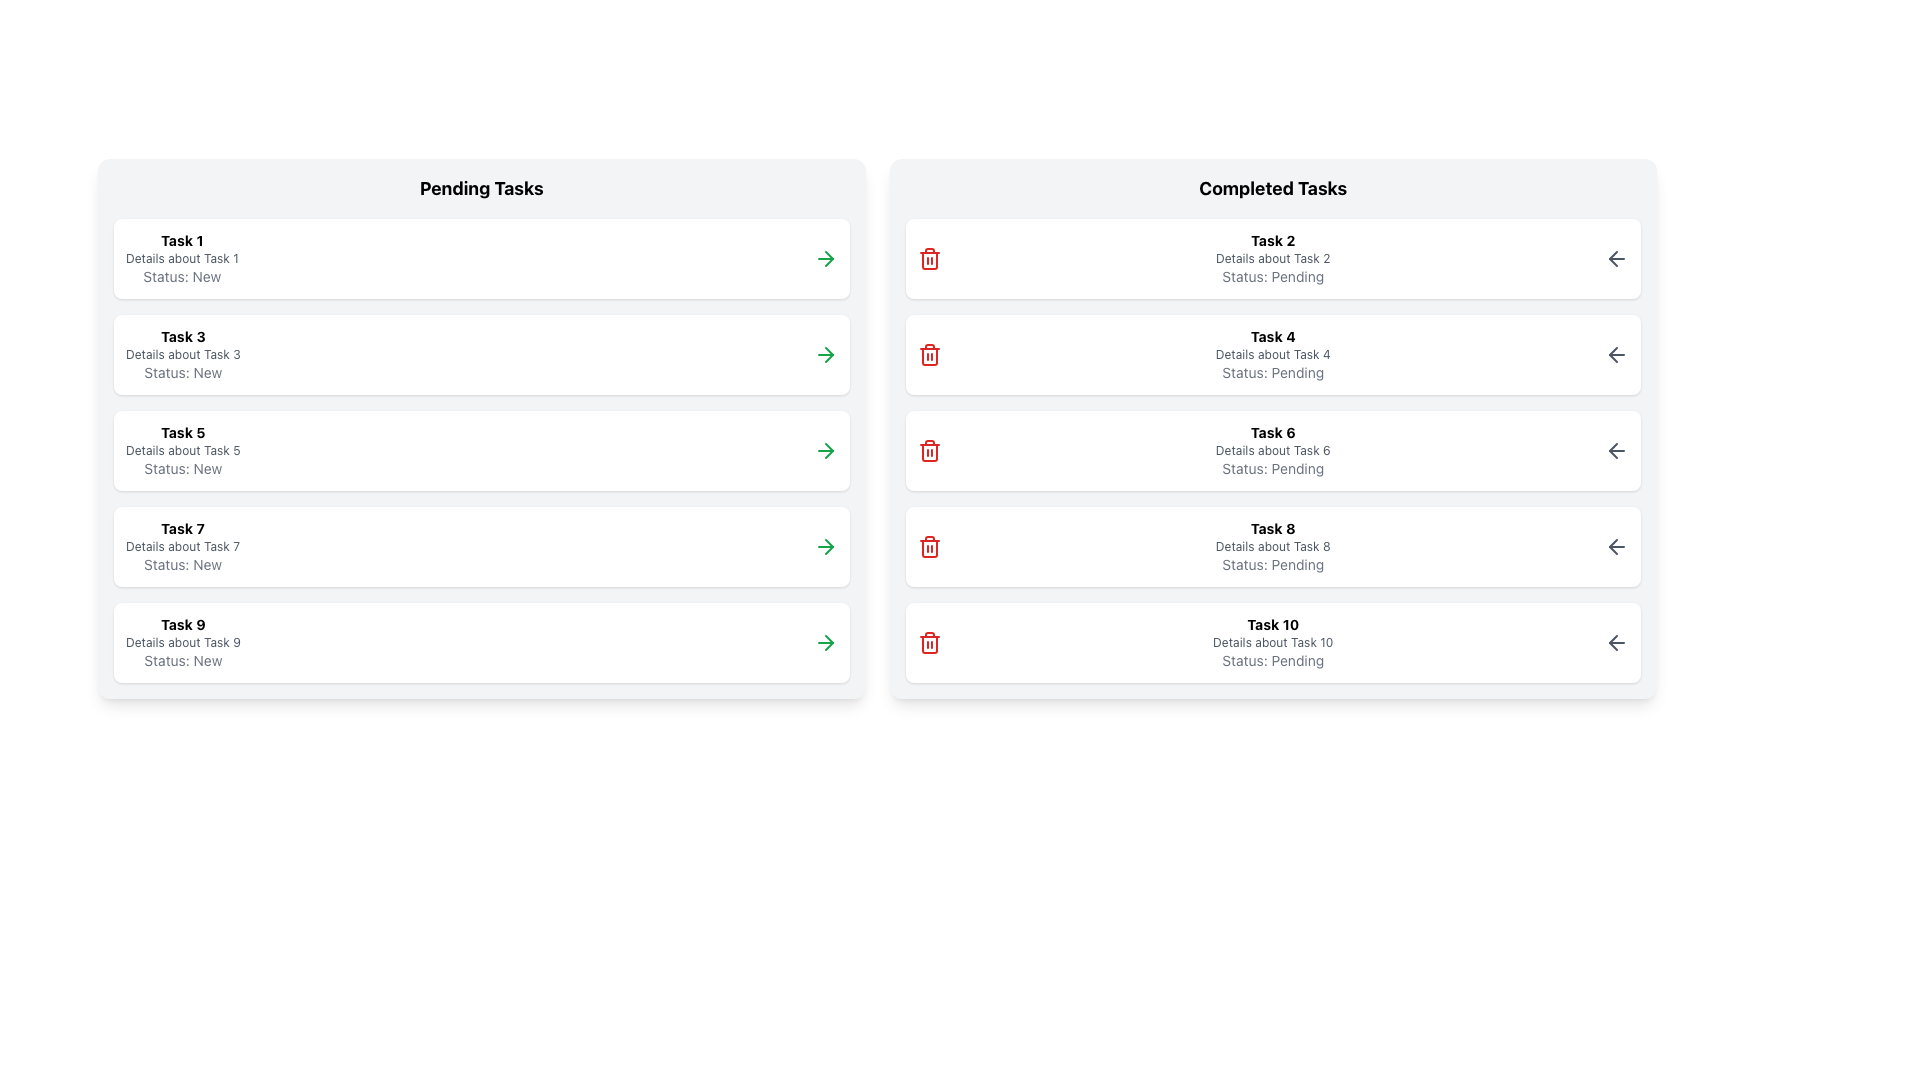 The height and width of the screenshot is (1080, 1920). Describe the element at coordinates (1617, 547) in the screenshot. I see `the left arrow button styled as an outlined icon in dark gray, located on the right side of the 'Task 8' card` at that location.